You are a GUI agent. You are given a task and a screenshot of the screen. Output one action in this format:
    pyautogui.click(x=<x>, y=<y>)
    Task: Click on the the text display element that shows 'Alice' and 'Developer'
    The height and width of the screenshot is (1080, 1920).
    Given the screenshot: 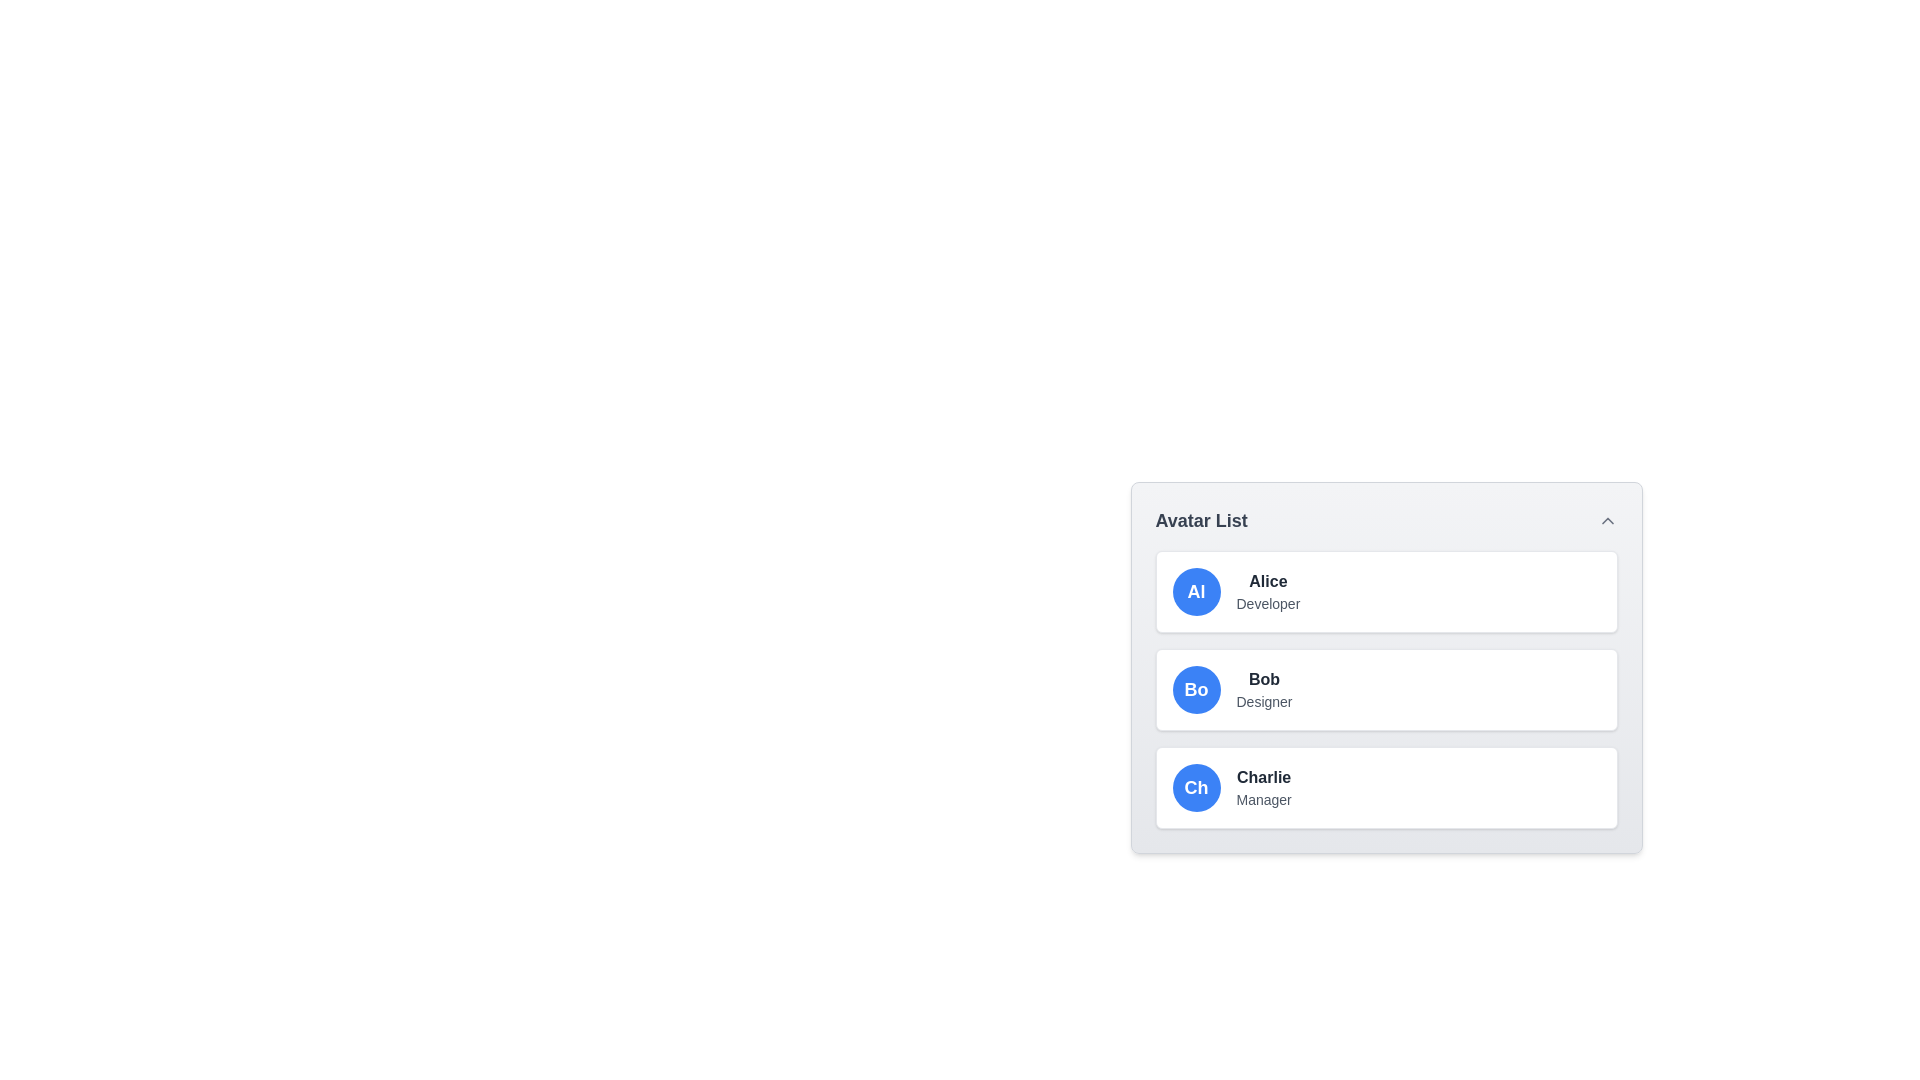 What is the action you would take?
    pyautogui.click(x=1267, y=590)
    